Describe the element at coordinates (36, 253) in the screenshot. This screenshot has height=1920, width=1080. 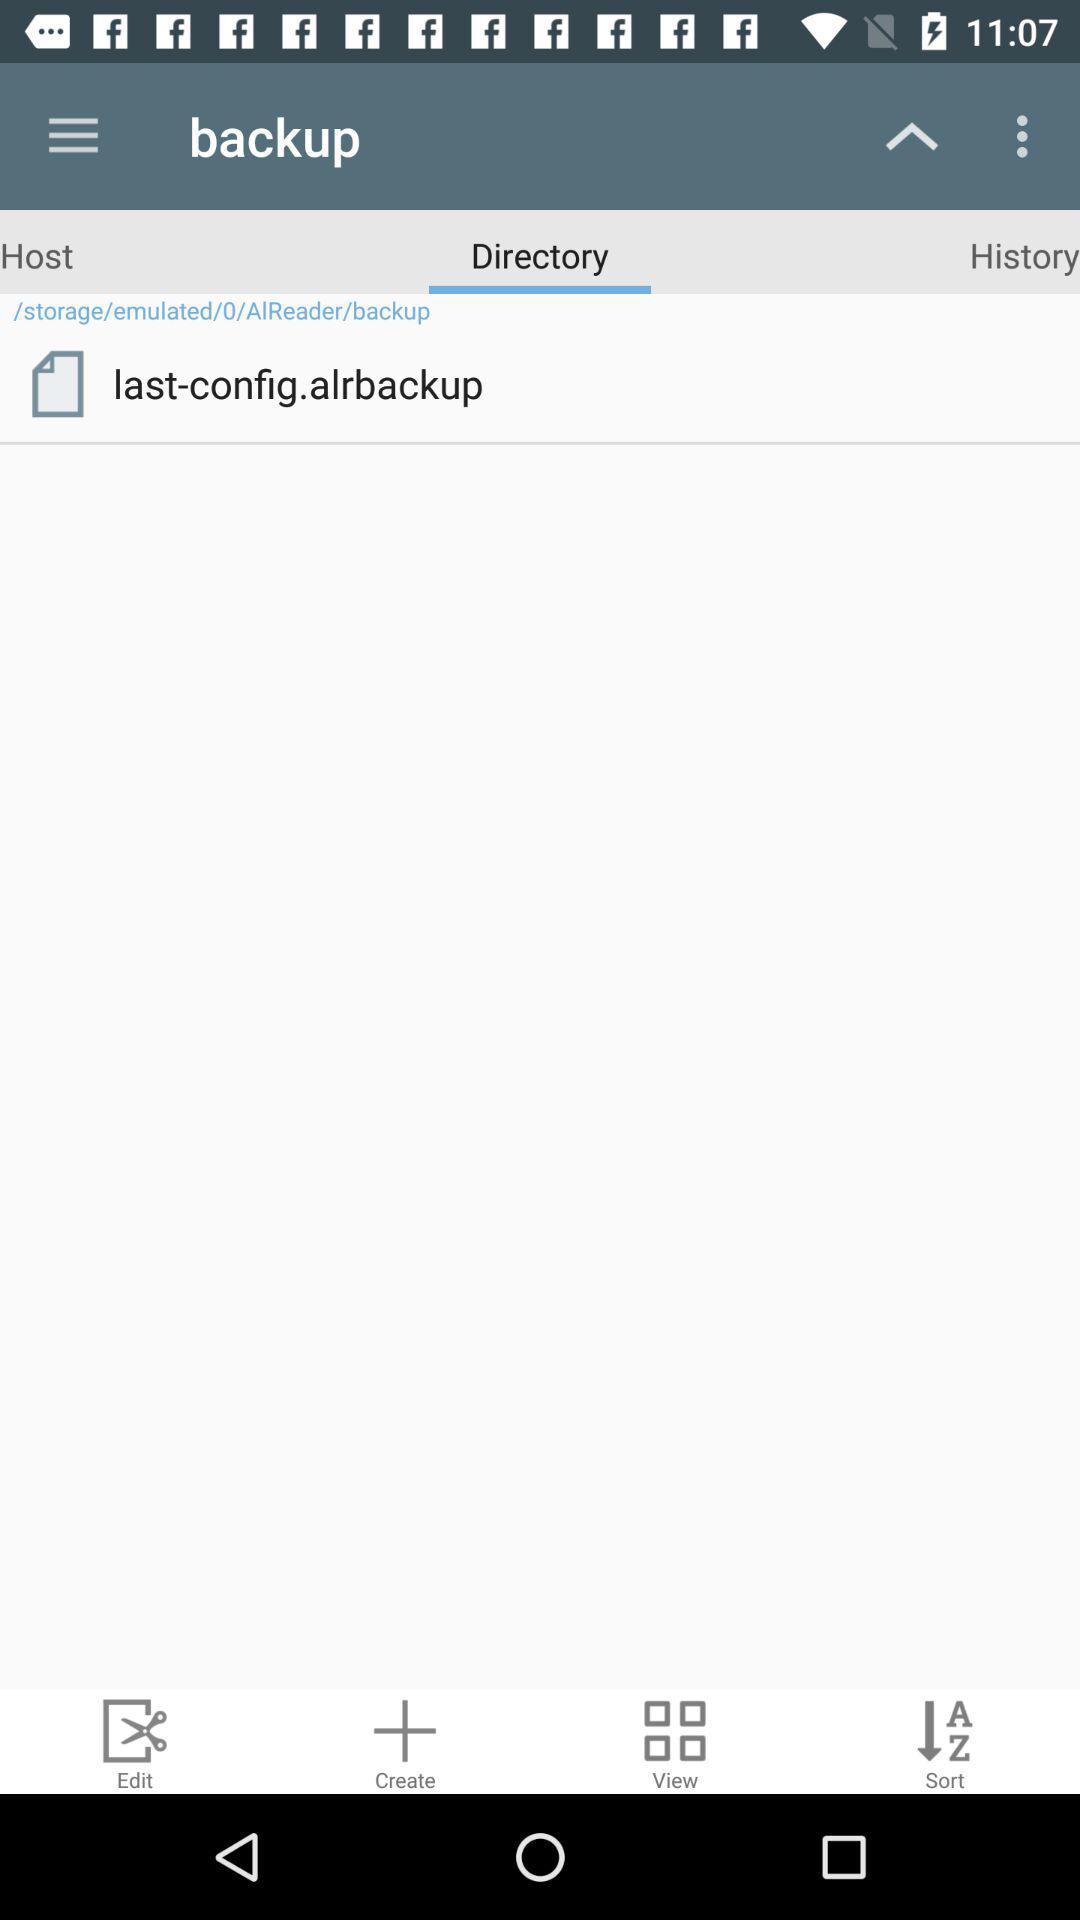
I see `the item to the left of the directory` at that location.